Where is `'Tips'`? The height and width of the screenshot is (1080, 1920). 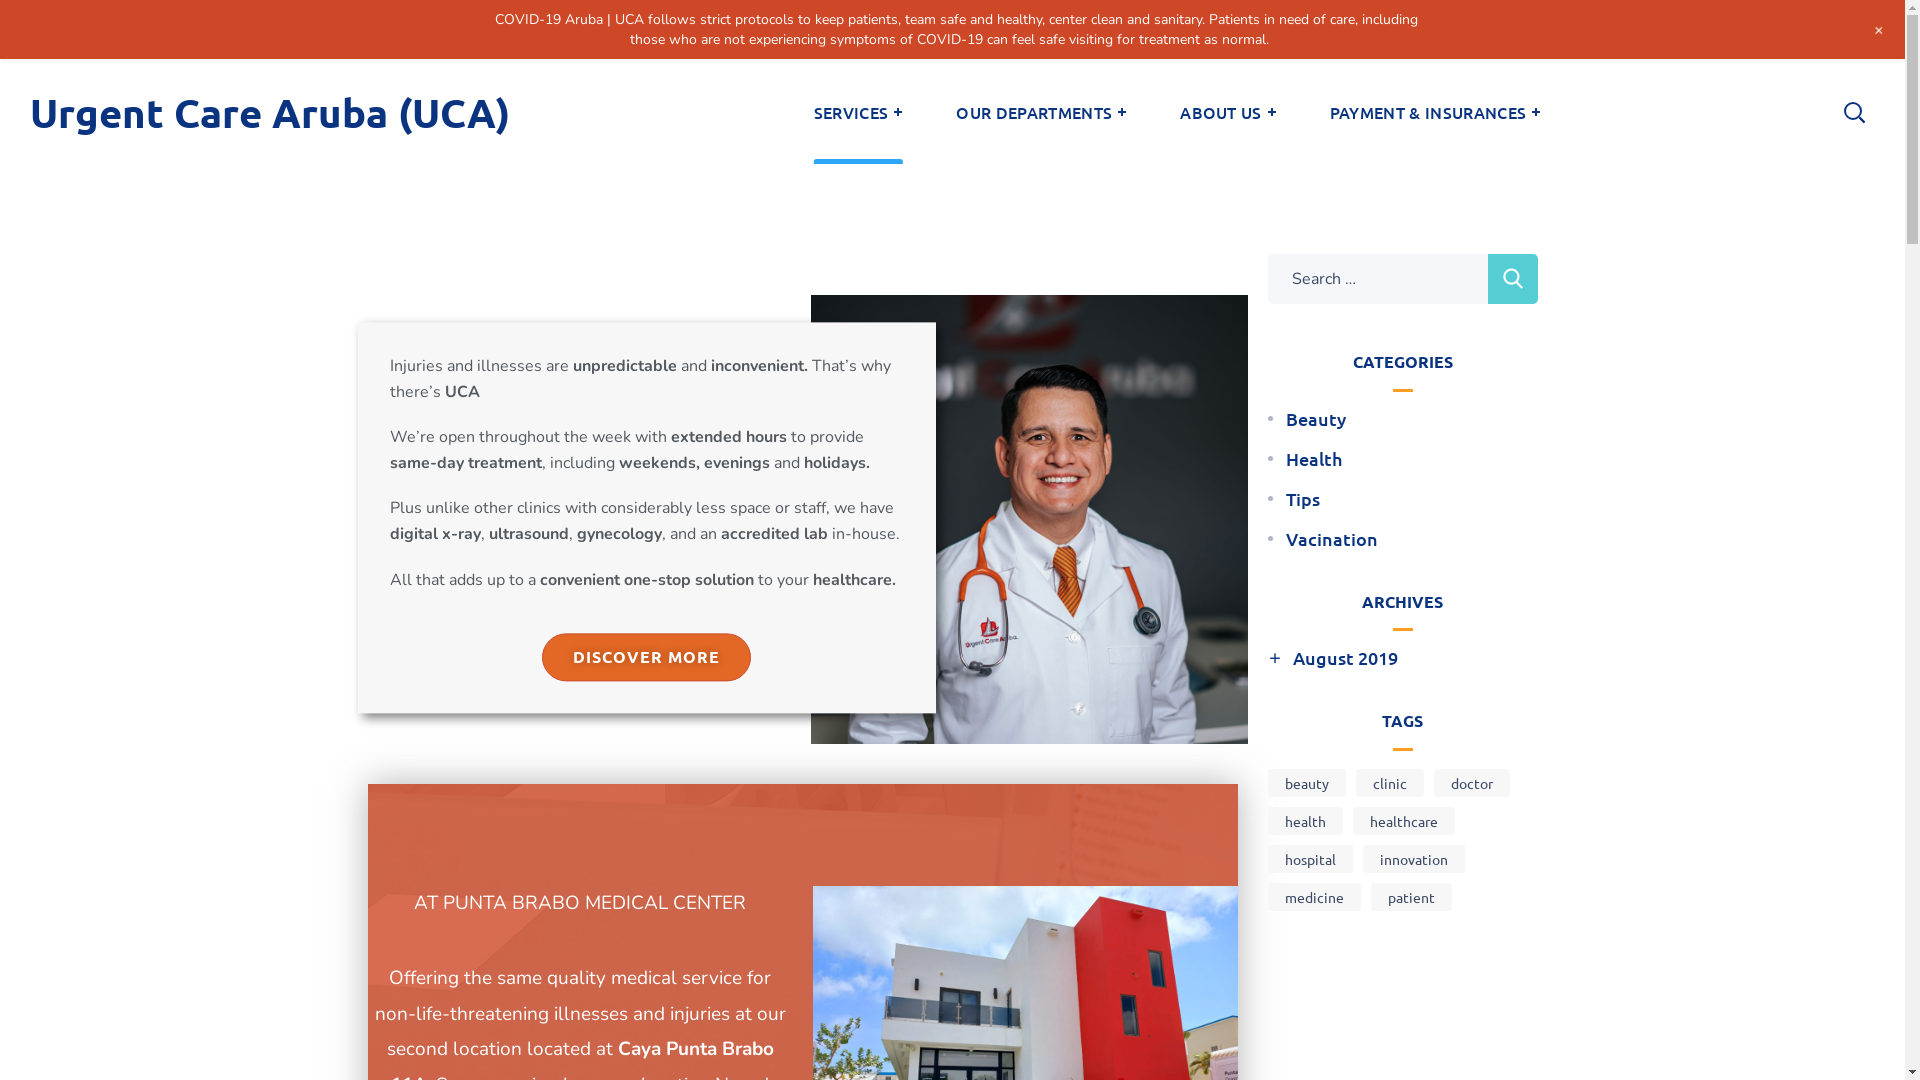 'Tips' is located at coordinates (1286, 497).